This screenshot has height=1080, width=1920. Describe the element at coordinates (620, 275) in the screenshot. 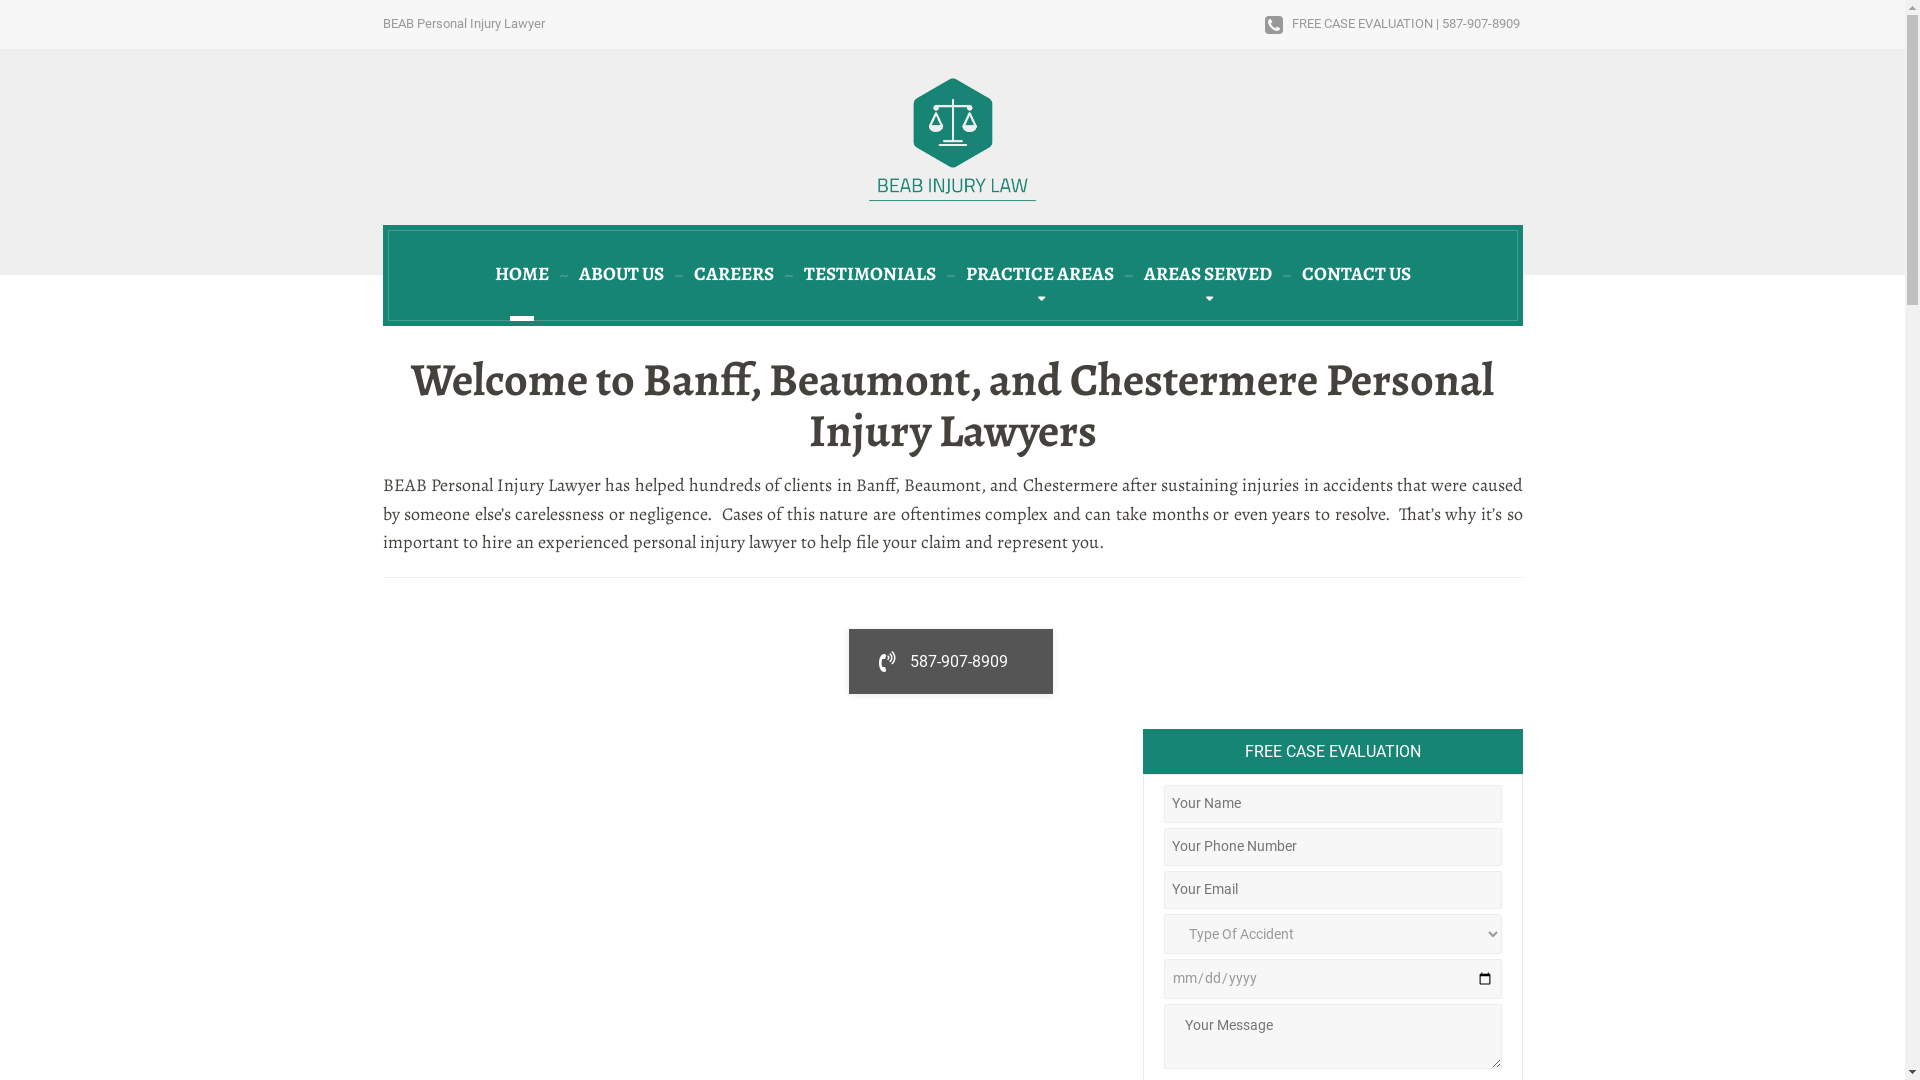

I see `'ABOUT US'` at that location.